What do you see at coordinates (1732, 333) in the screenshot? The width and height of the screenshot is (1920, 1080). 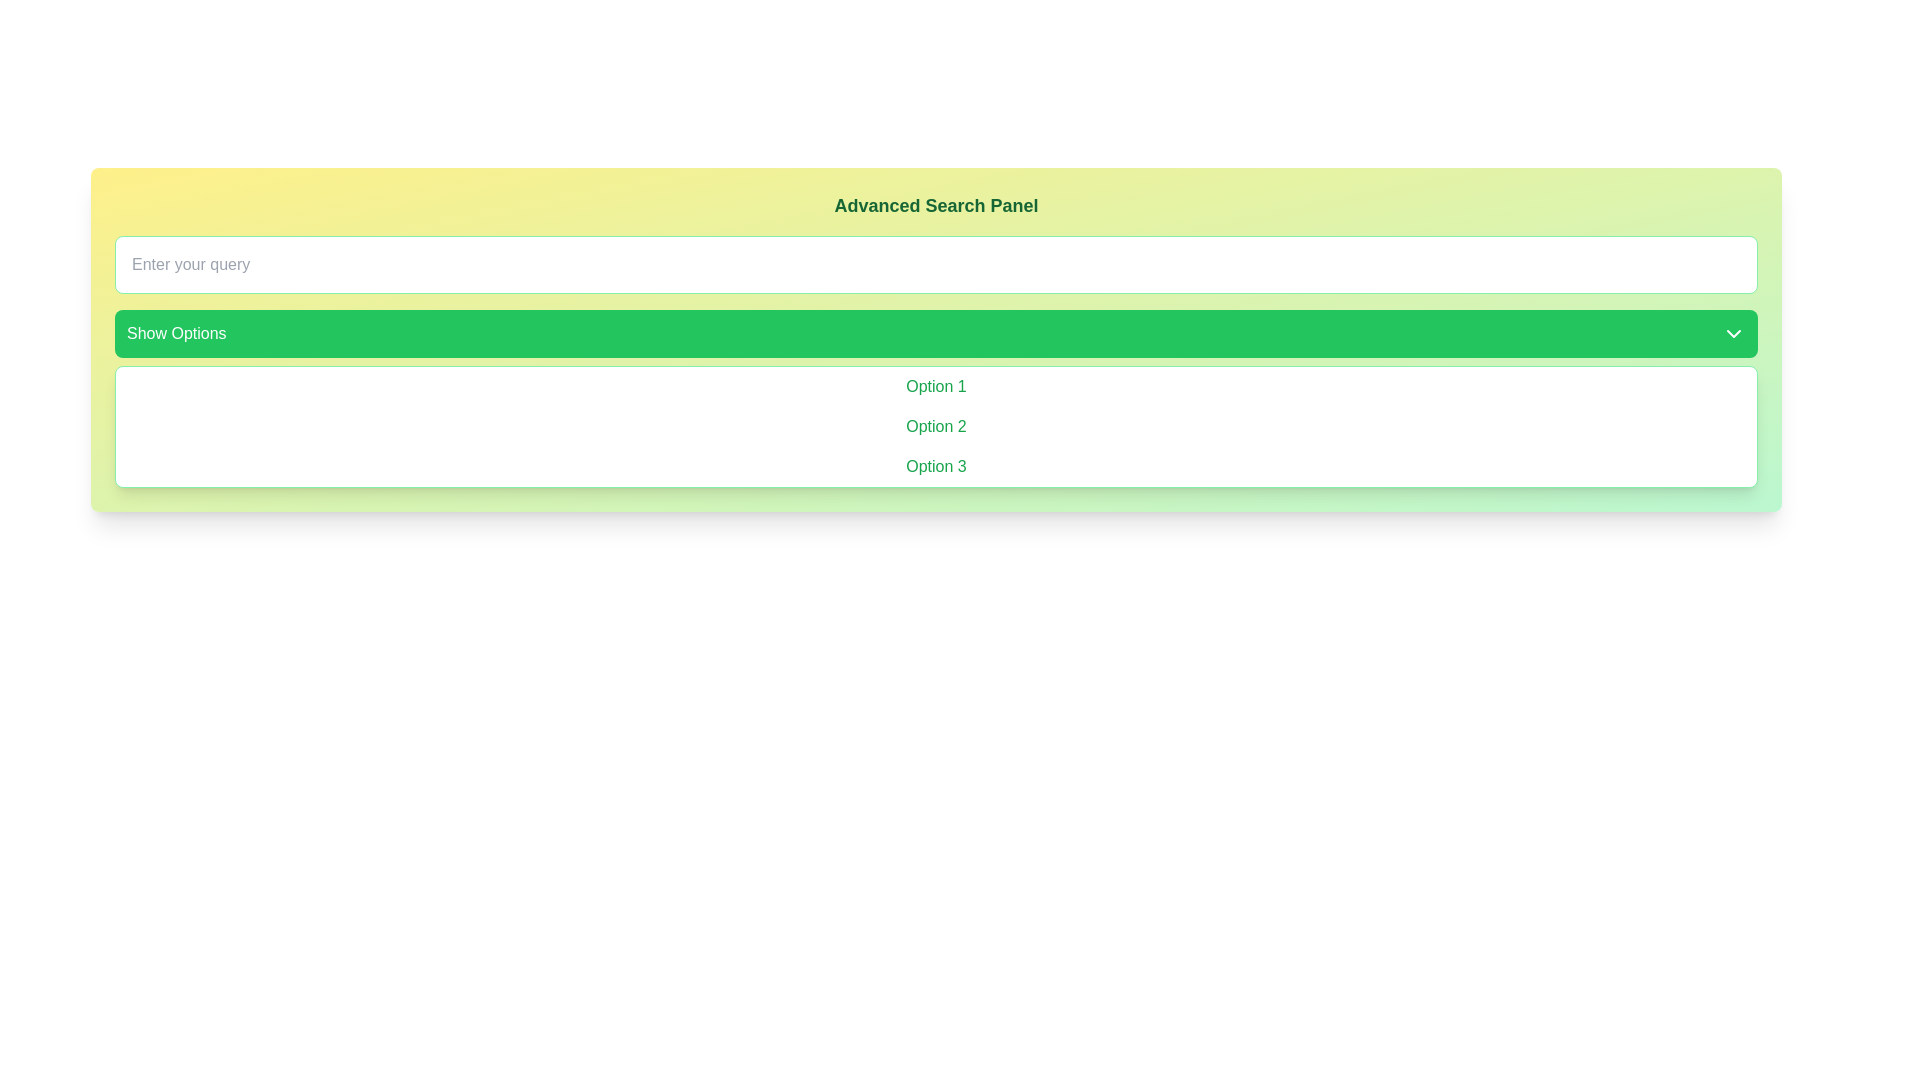 I see `the small downward-pointing chevron arrow icon located at the far right of the green button labeled 'Show Options'` at bounding box center [1732, 333].